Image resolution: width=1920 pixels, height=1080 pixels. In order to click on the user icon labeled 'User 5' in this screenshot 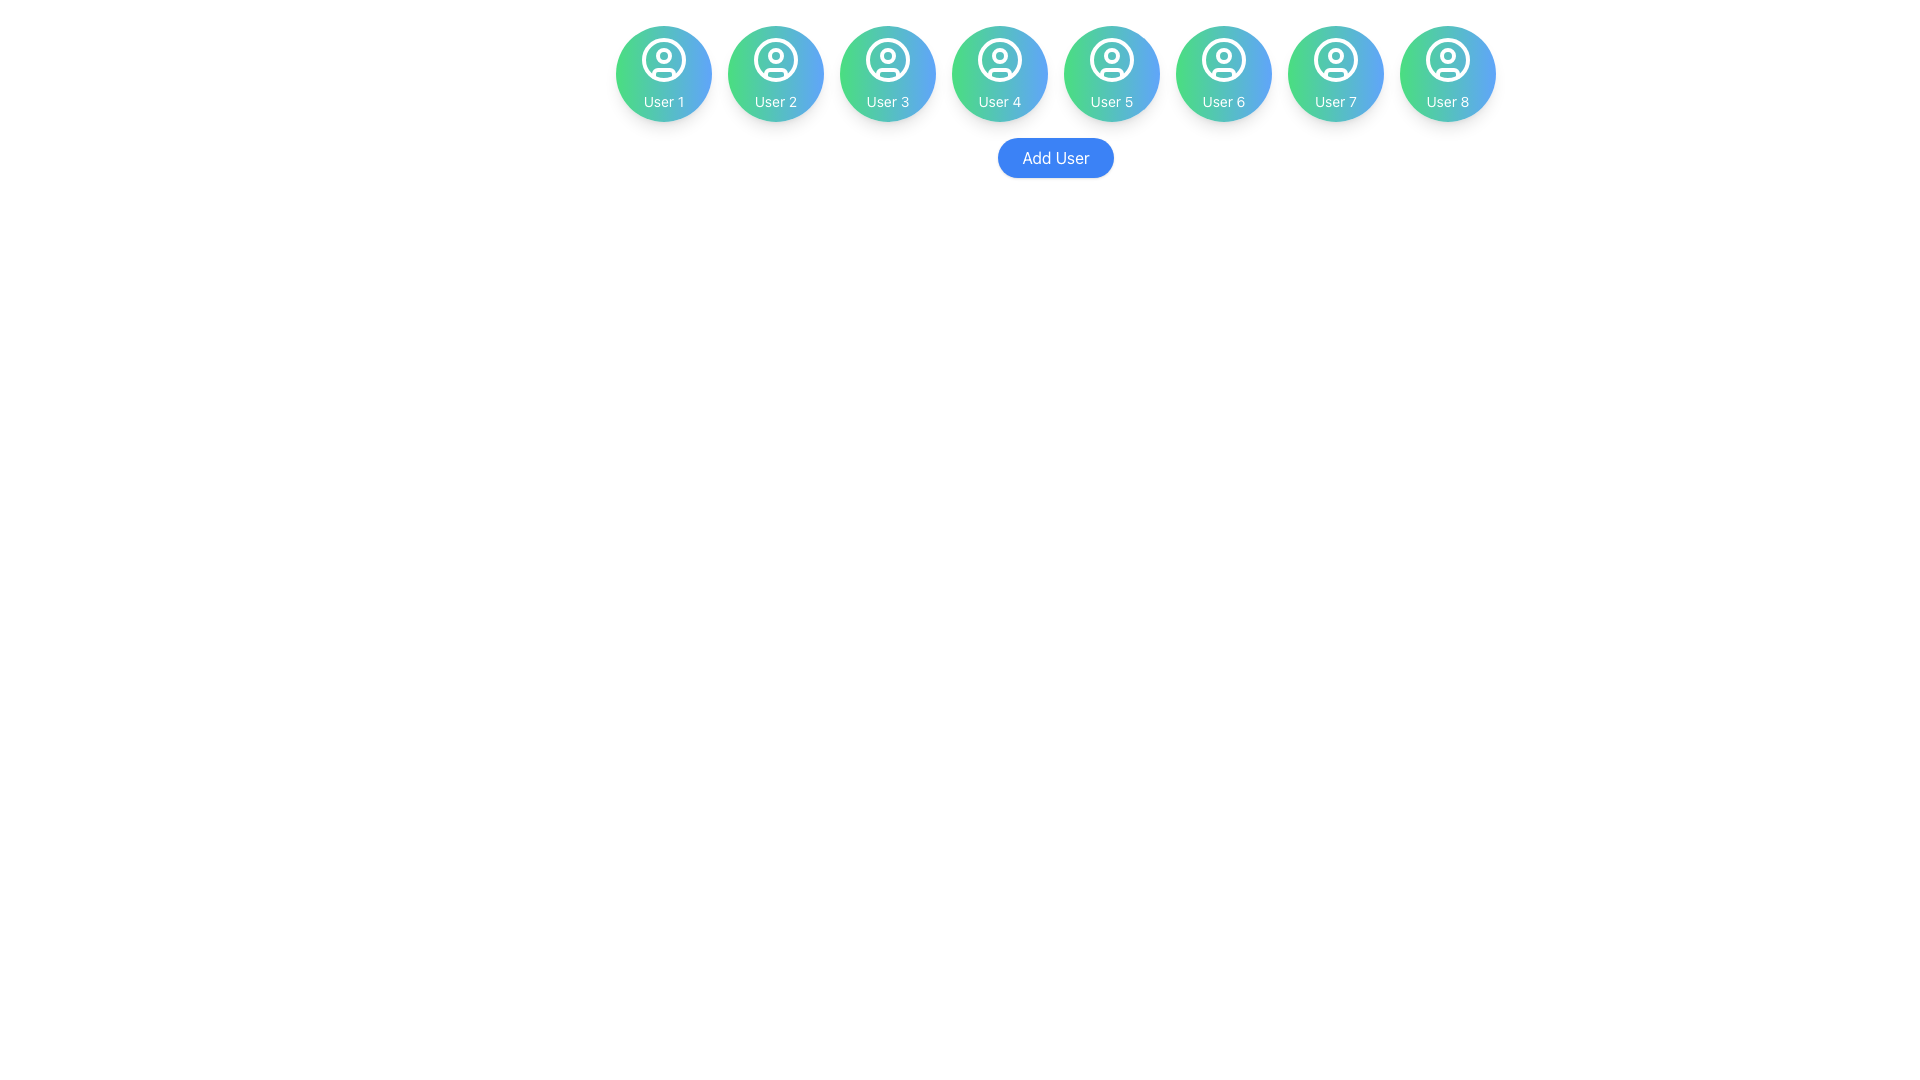, I will do `click(1111, 59)`.